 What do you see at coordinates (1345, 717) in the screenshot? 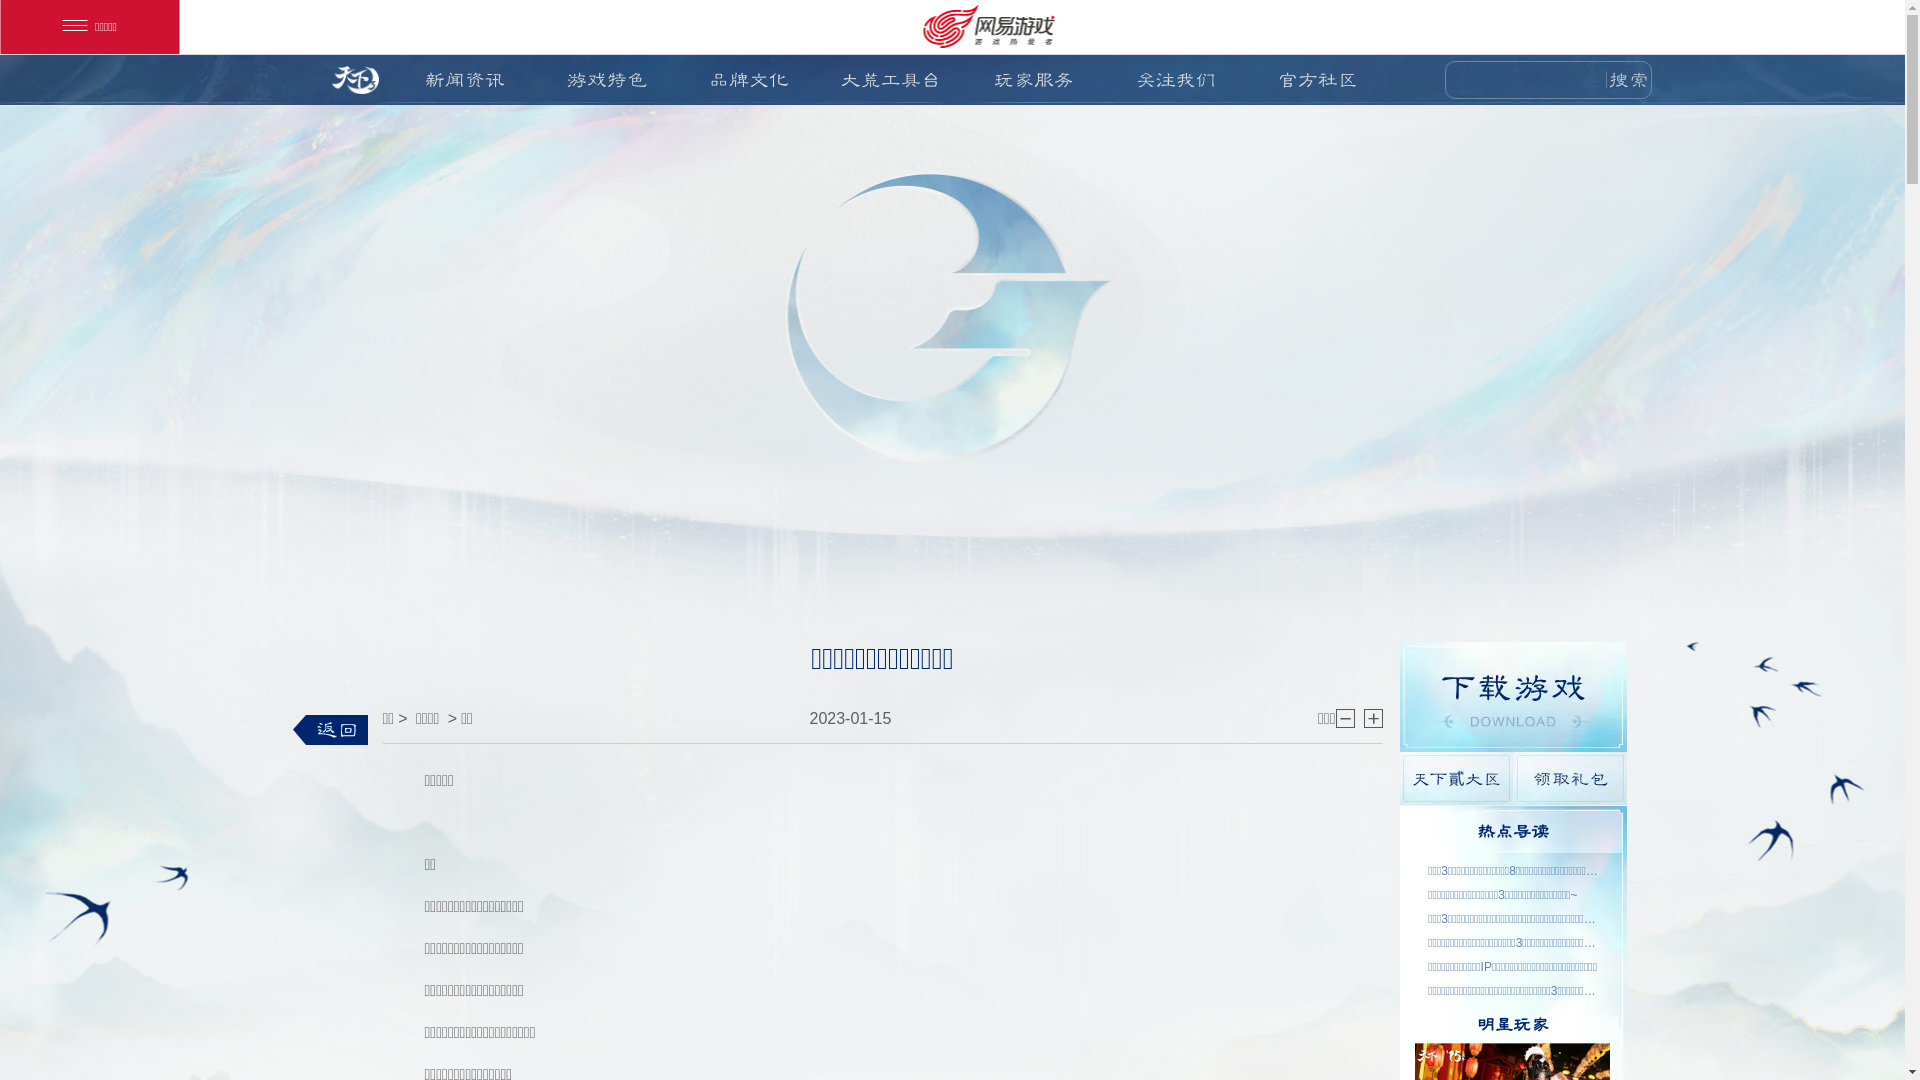
I see `'-'` at bounding box center [1345, 717].